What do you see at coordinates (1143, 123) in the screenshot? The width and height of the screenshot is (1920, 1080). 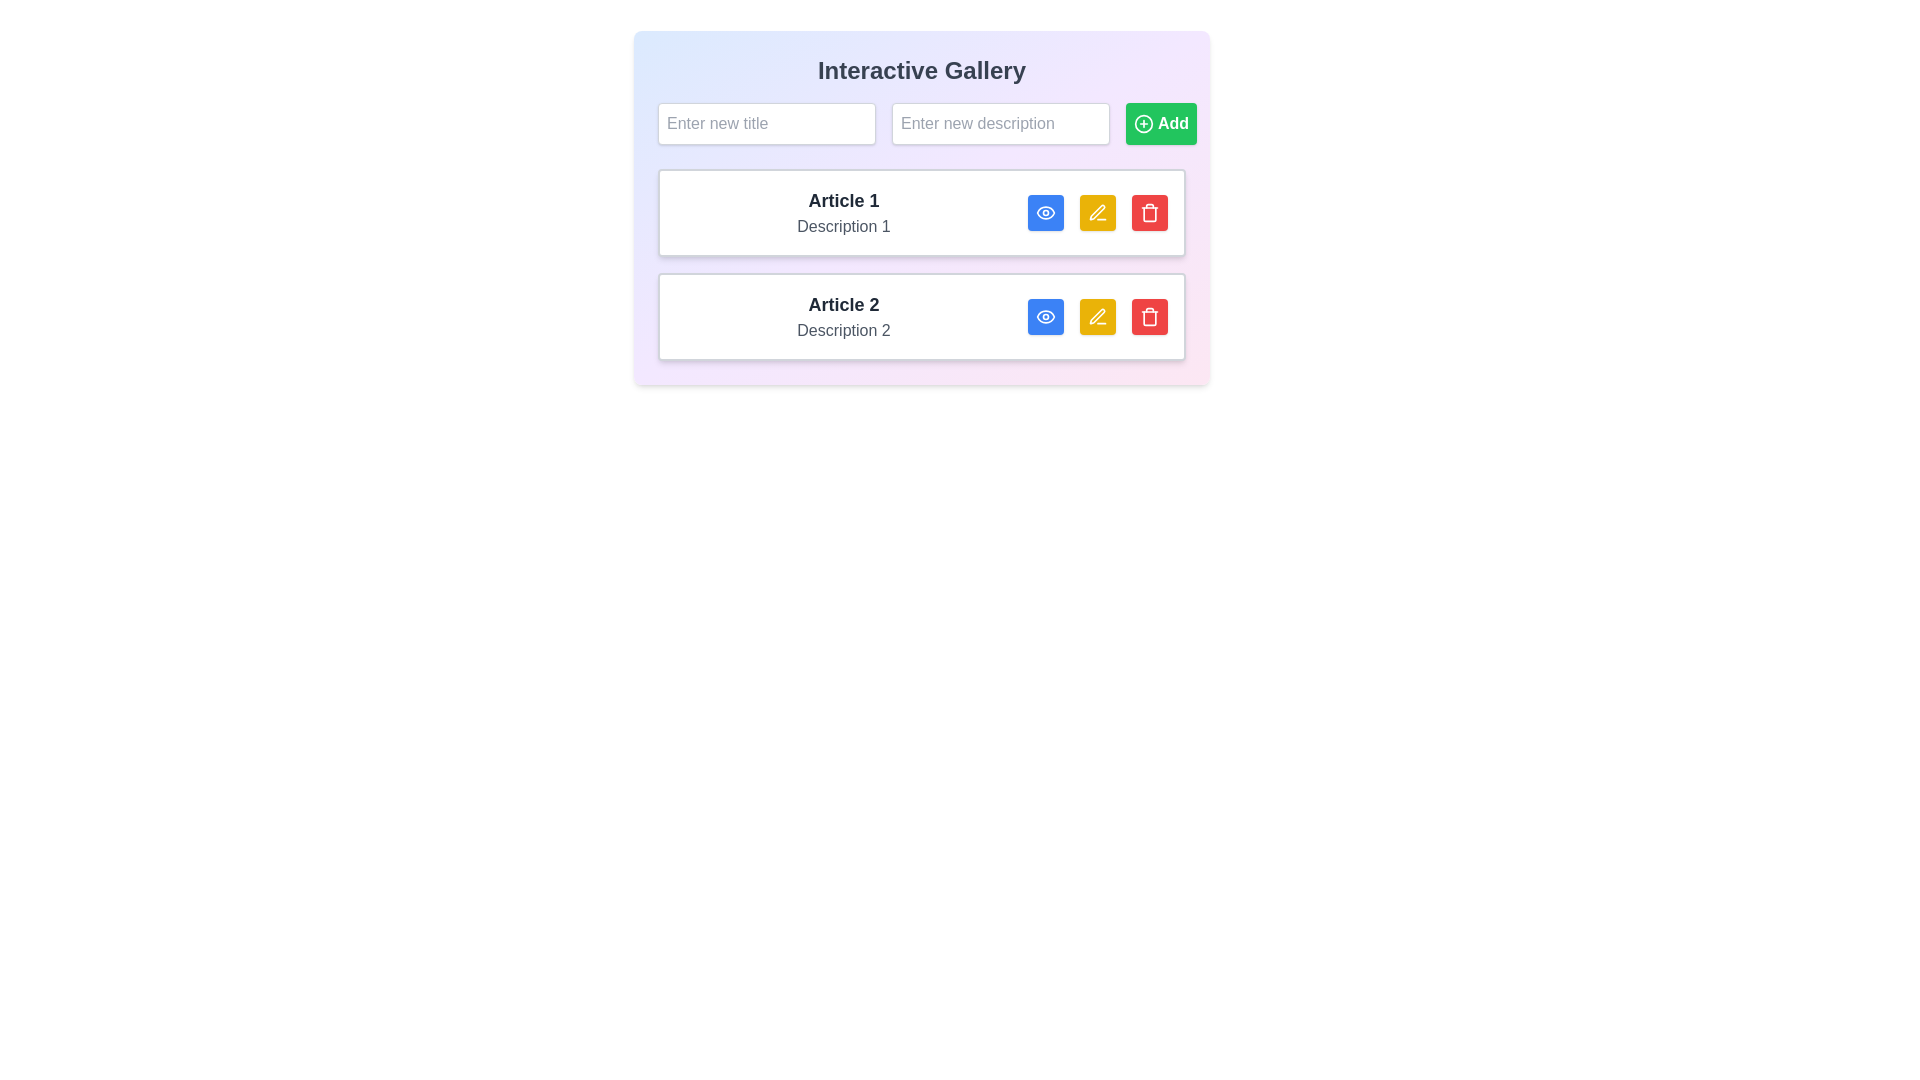 I see `the add icon located inside the green 'Add' button at the top-right corner of the interactive gallery interface` at bounding box center [1143, 123].